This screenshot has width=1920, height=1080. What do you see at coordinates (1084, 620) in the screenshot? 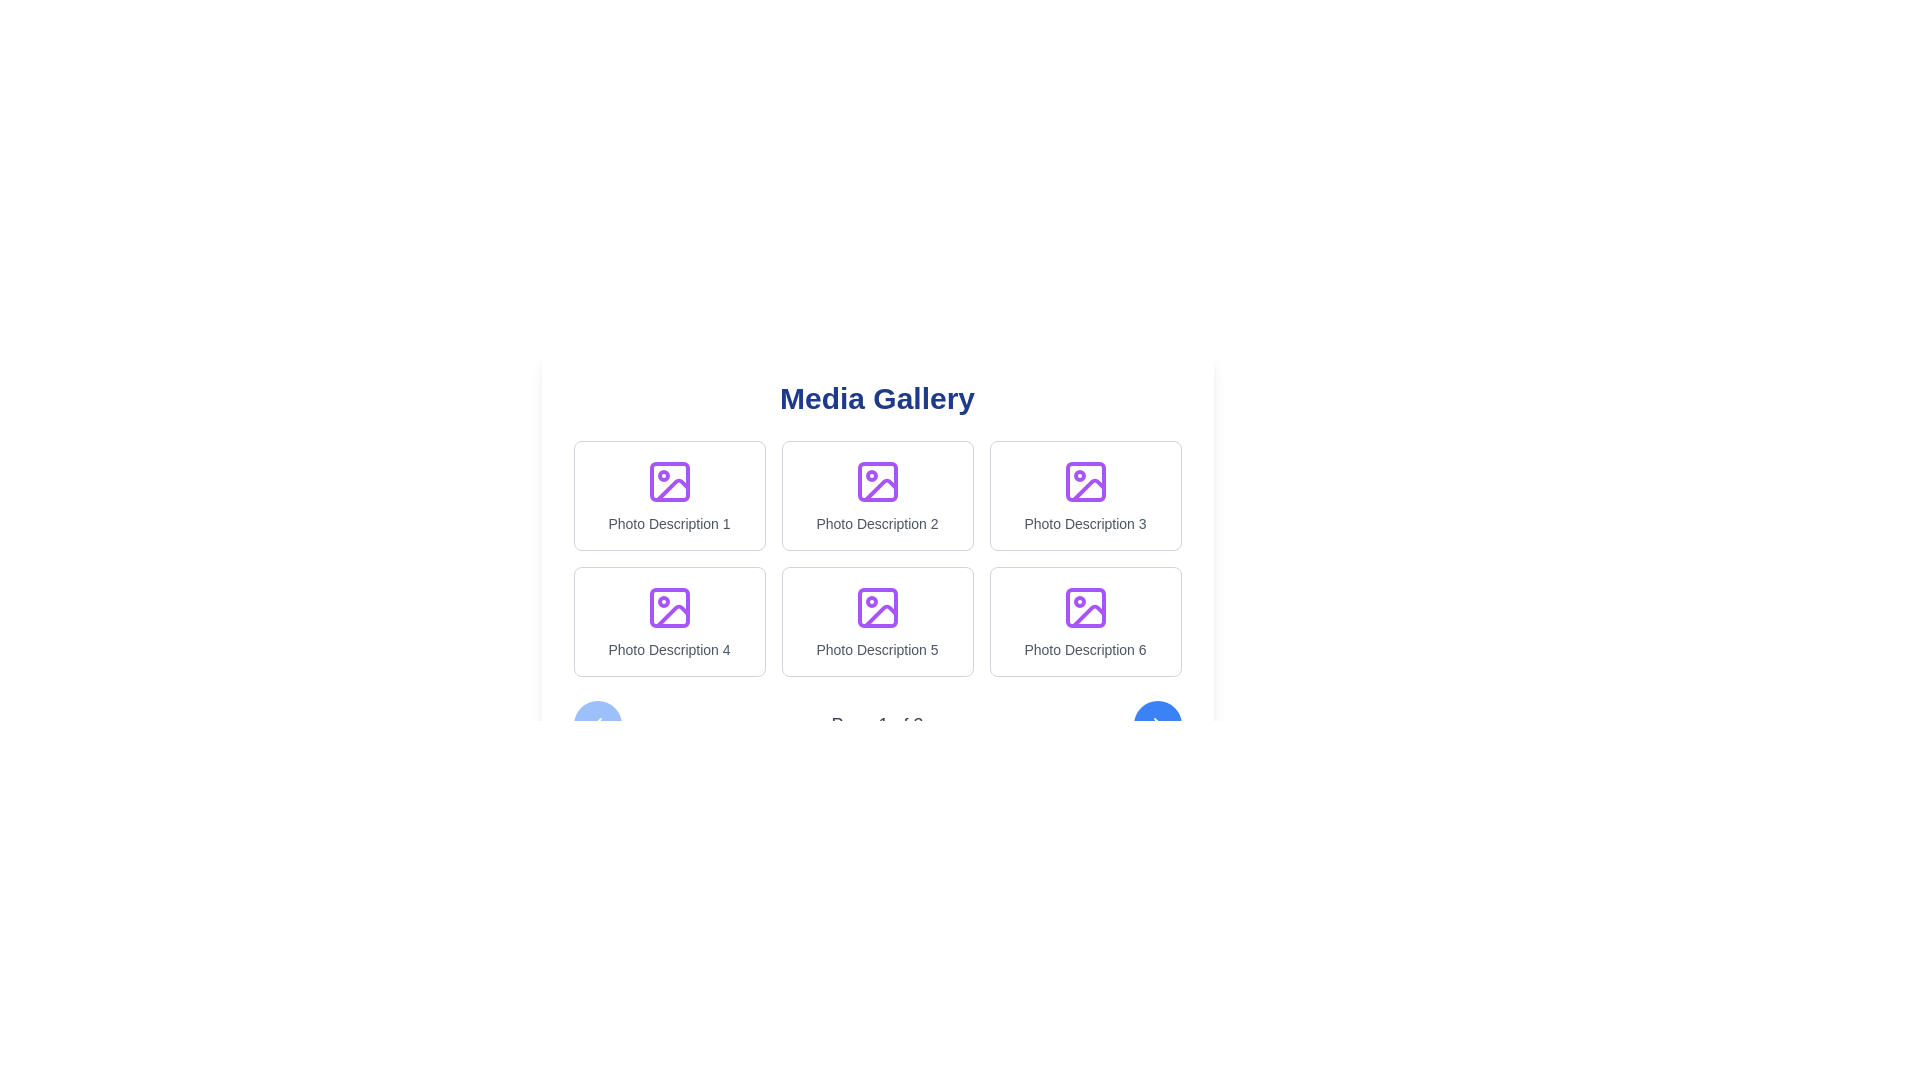
I see `the Card with the icon and text label that displays 'Photo Description 6', located in the bottom right corner of the 3x2 grid layout` at bounding box center [1084, 620].